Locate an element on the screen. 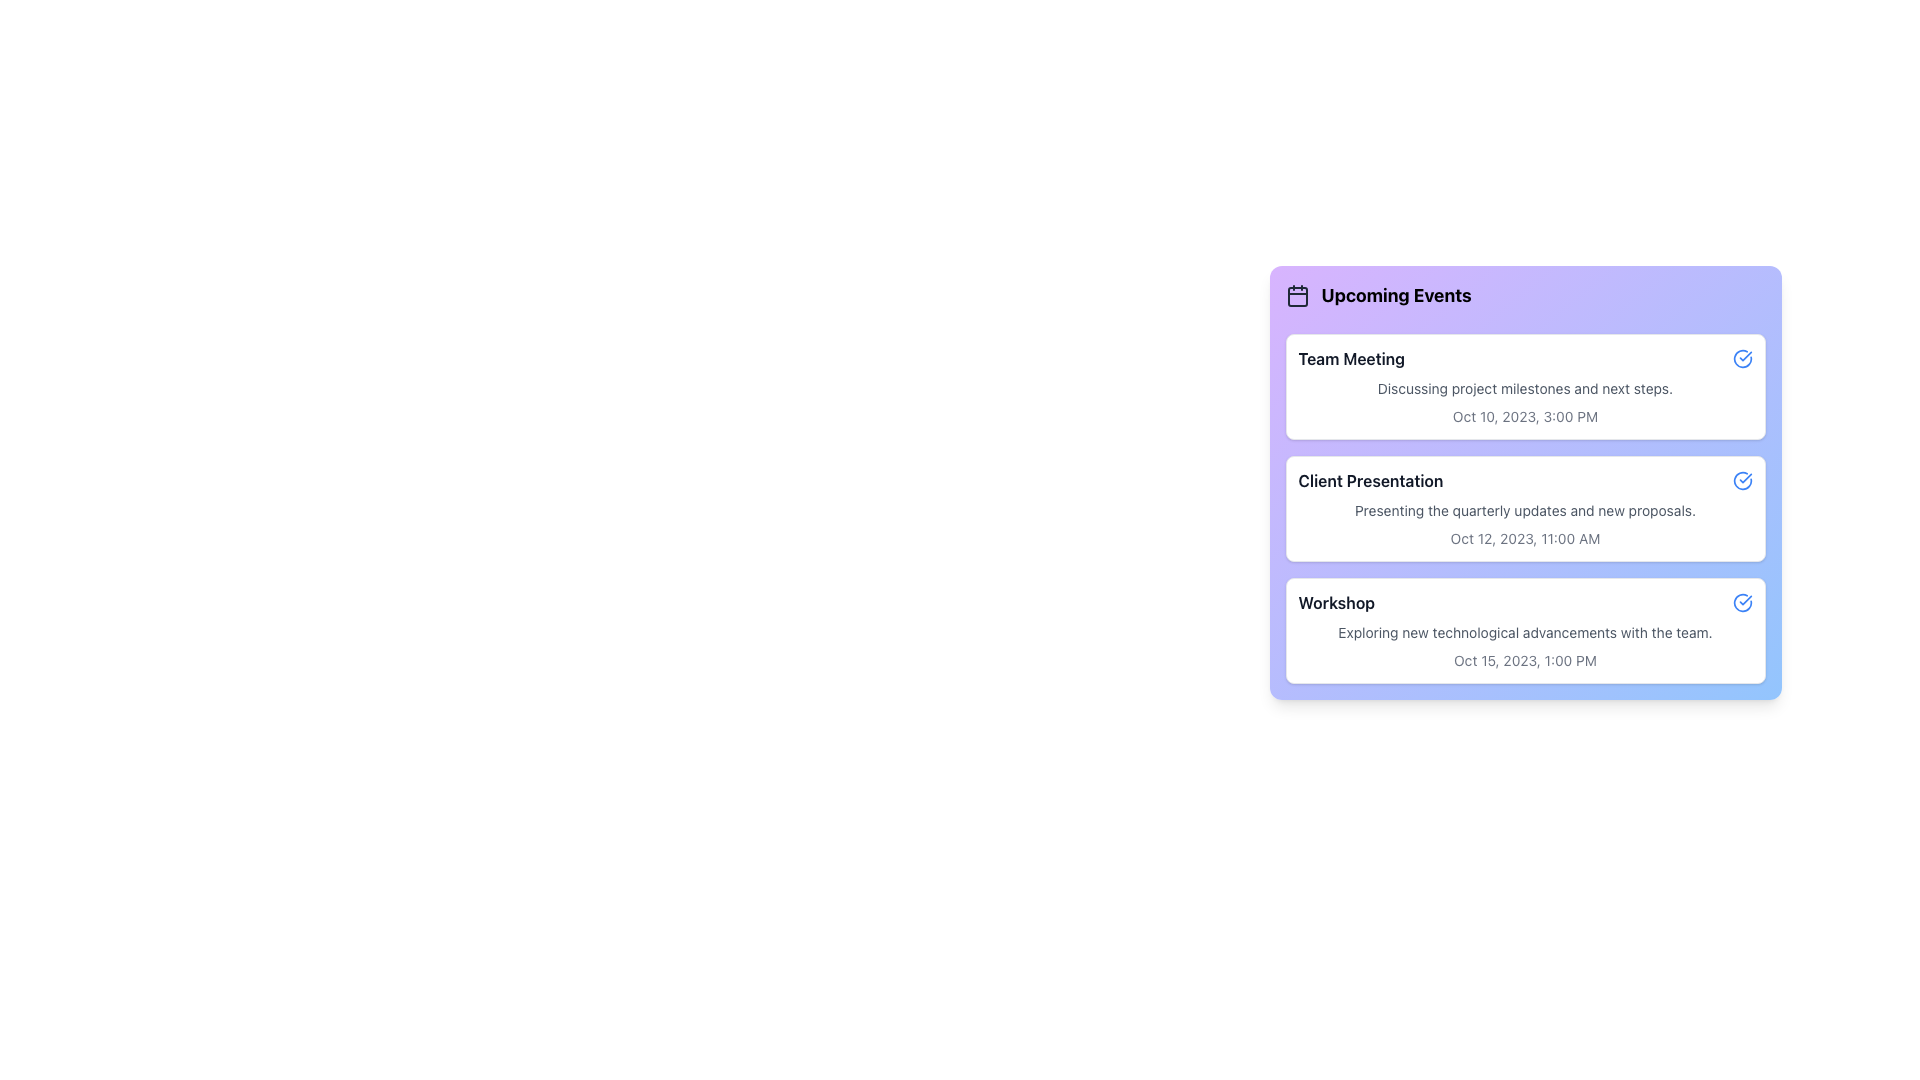 This screenshot has width=1920, height=1080. the static text label that indicates the time of day for the event scheduled at '11:00 AM', located in the bottom right part of the text block in the 'Upcoming Events' section is located at coordinates (1569, 537).